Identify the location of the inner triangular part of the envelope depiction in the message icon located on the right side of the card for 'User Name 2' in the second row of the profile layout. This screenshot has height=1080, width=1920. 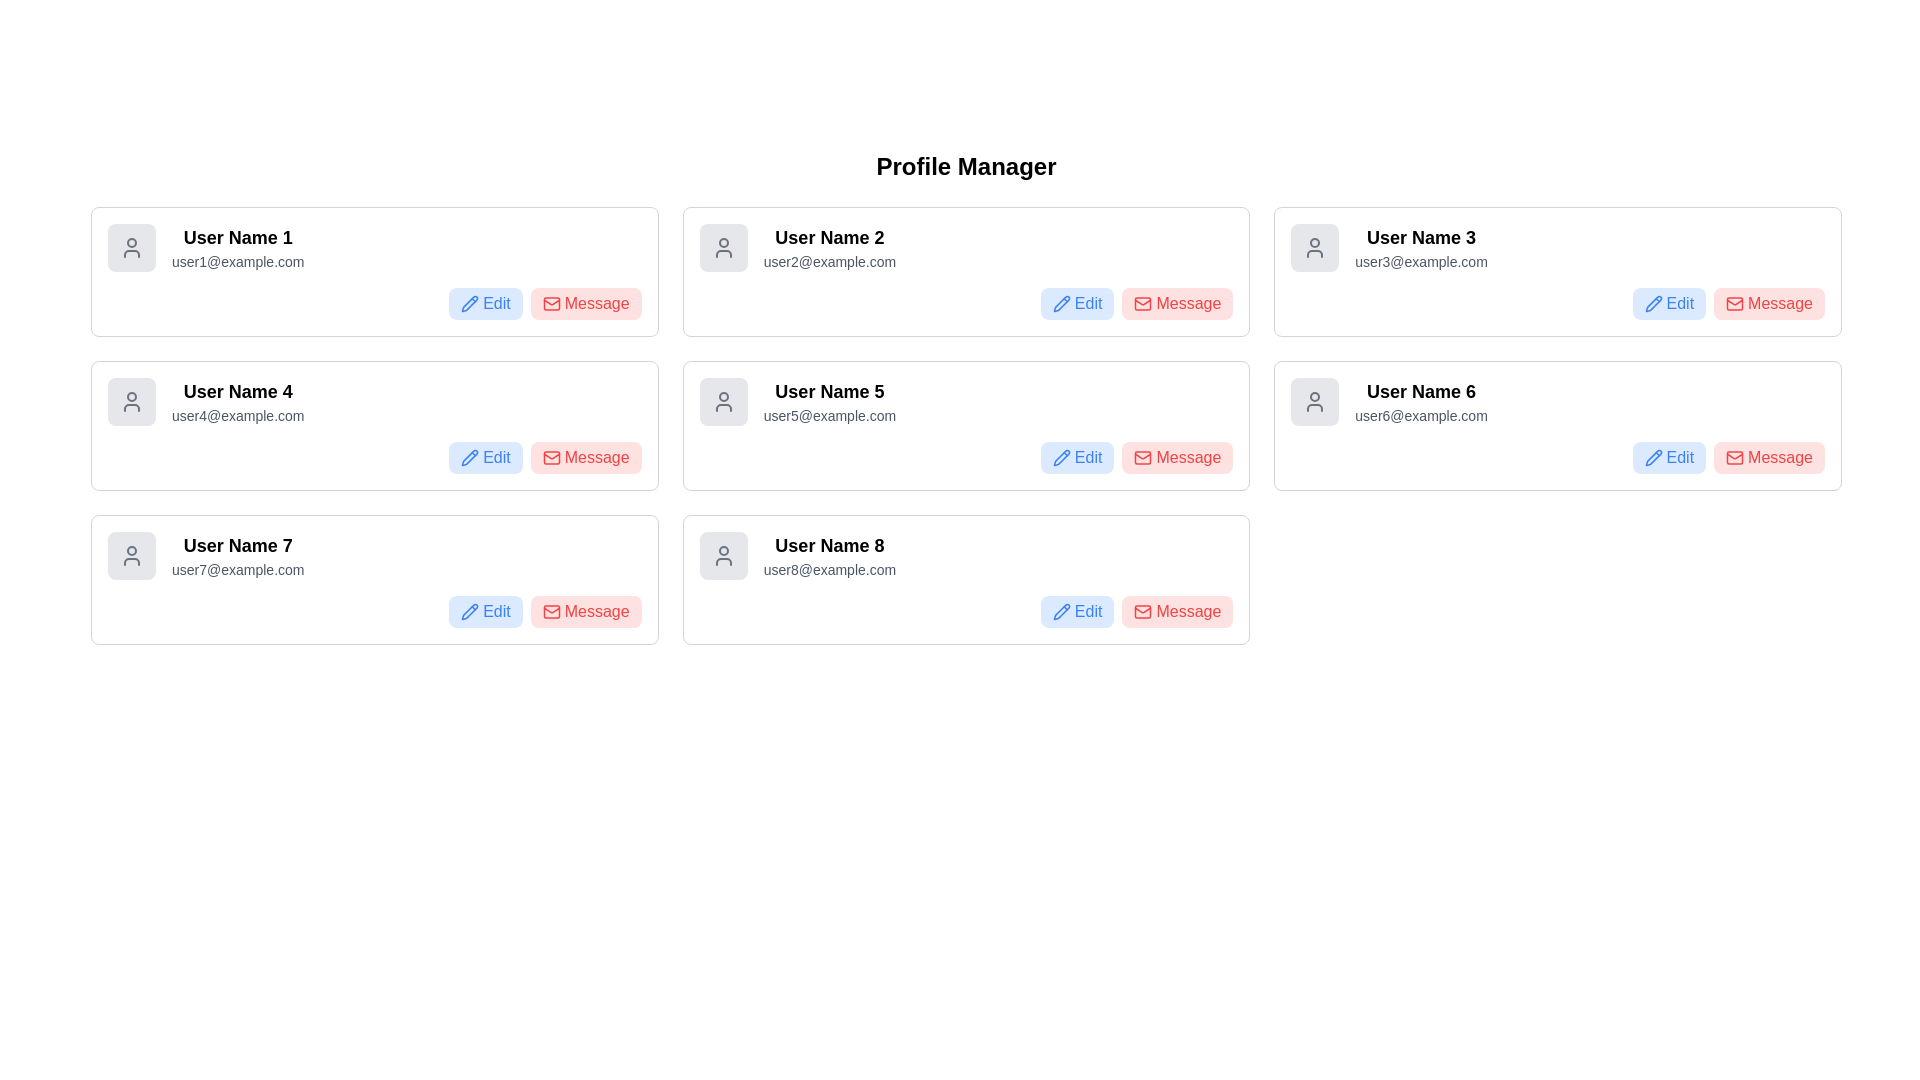
(1143, 456).